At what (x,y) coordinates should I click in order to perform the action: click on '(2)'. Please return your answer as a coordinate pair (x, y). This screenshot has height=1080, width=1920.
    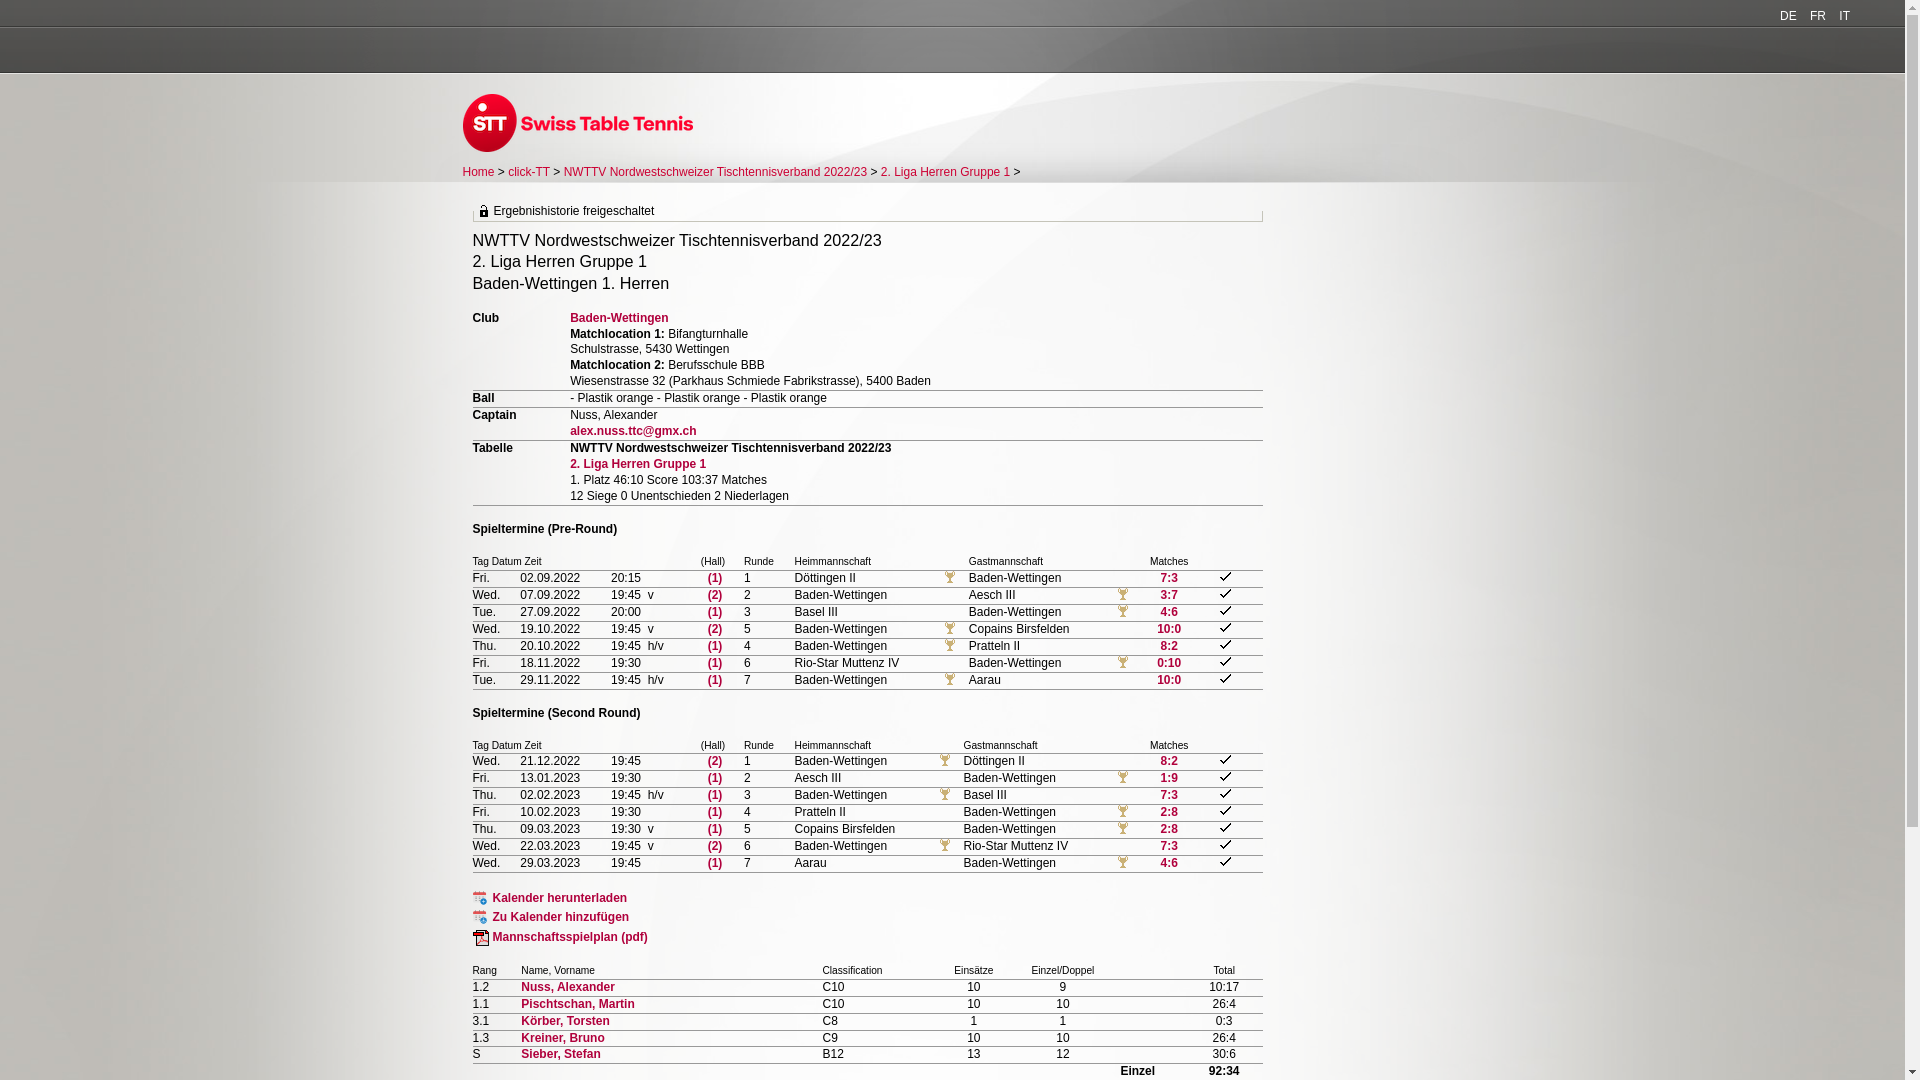
    Looking at the image, I should click on (708, 593).